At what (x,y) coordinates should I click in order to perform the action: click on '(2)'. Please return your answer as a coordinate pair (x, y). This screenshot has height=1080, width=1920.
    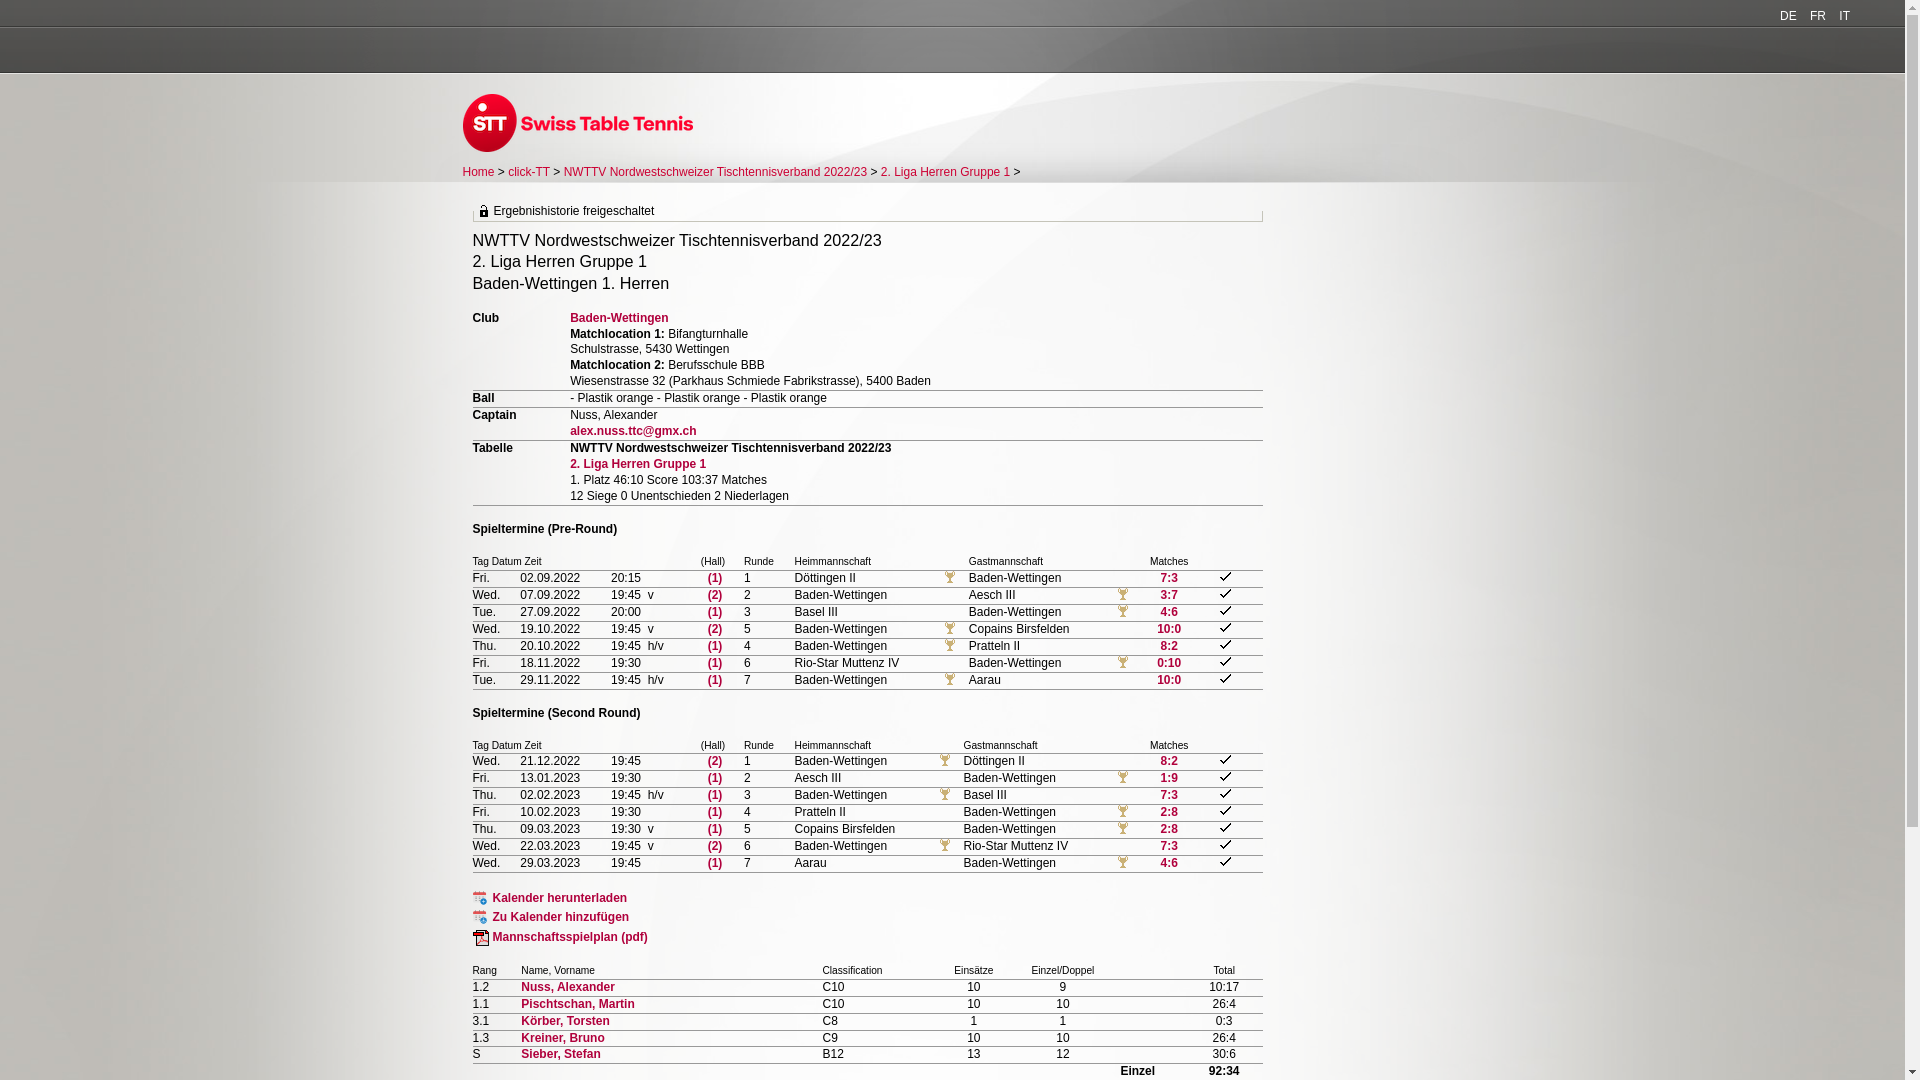
    Looking at the image, I should click on (708, 593).